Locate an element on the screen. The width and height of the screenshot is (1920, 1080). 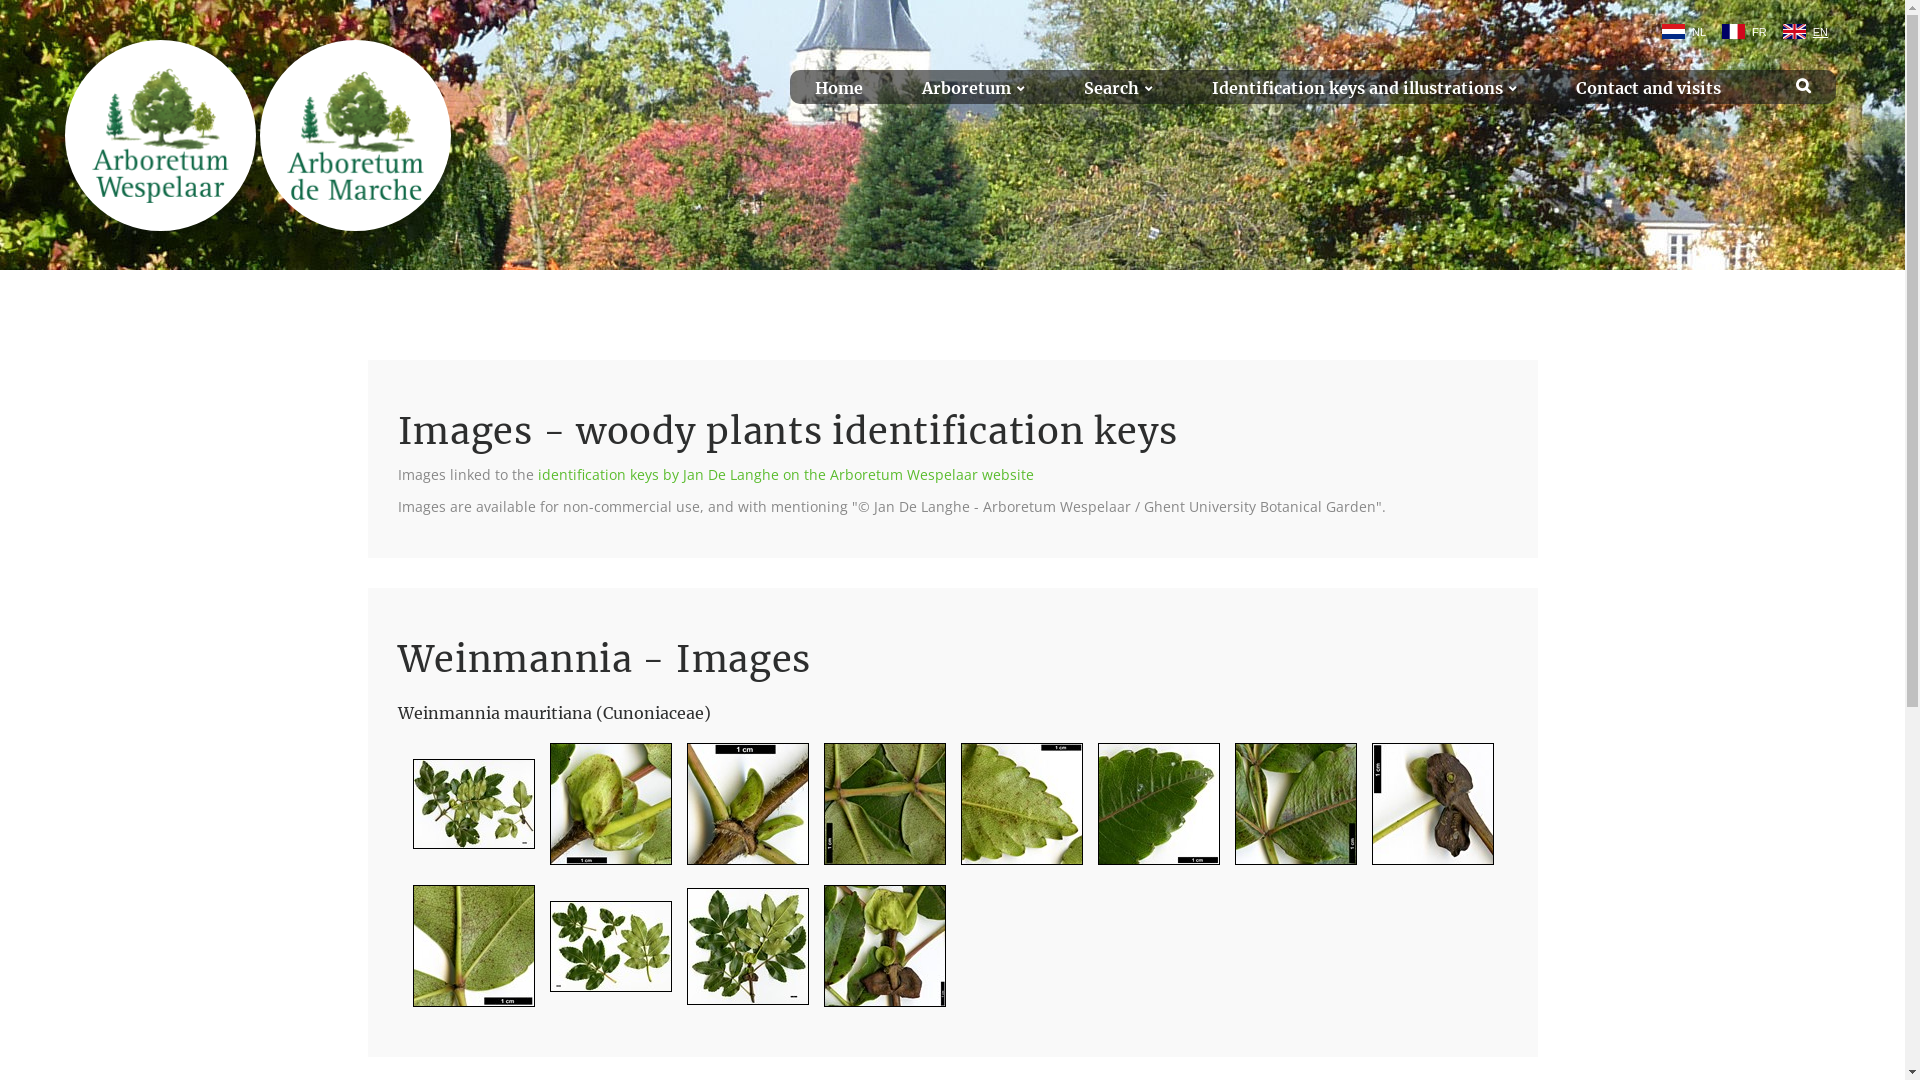
'Arboretum' is located at coordinates (920, 87).